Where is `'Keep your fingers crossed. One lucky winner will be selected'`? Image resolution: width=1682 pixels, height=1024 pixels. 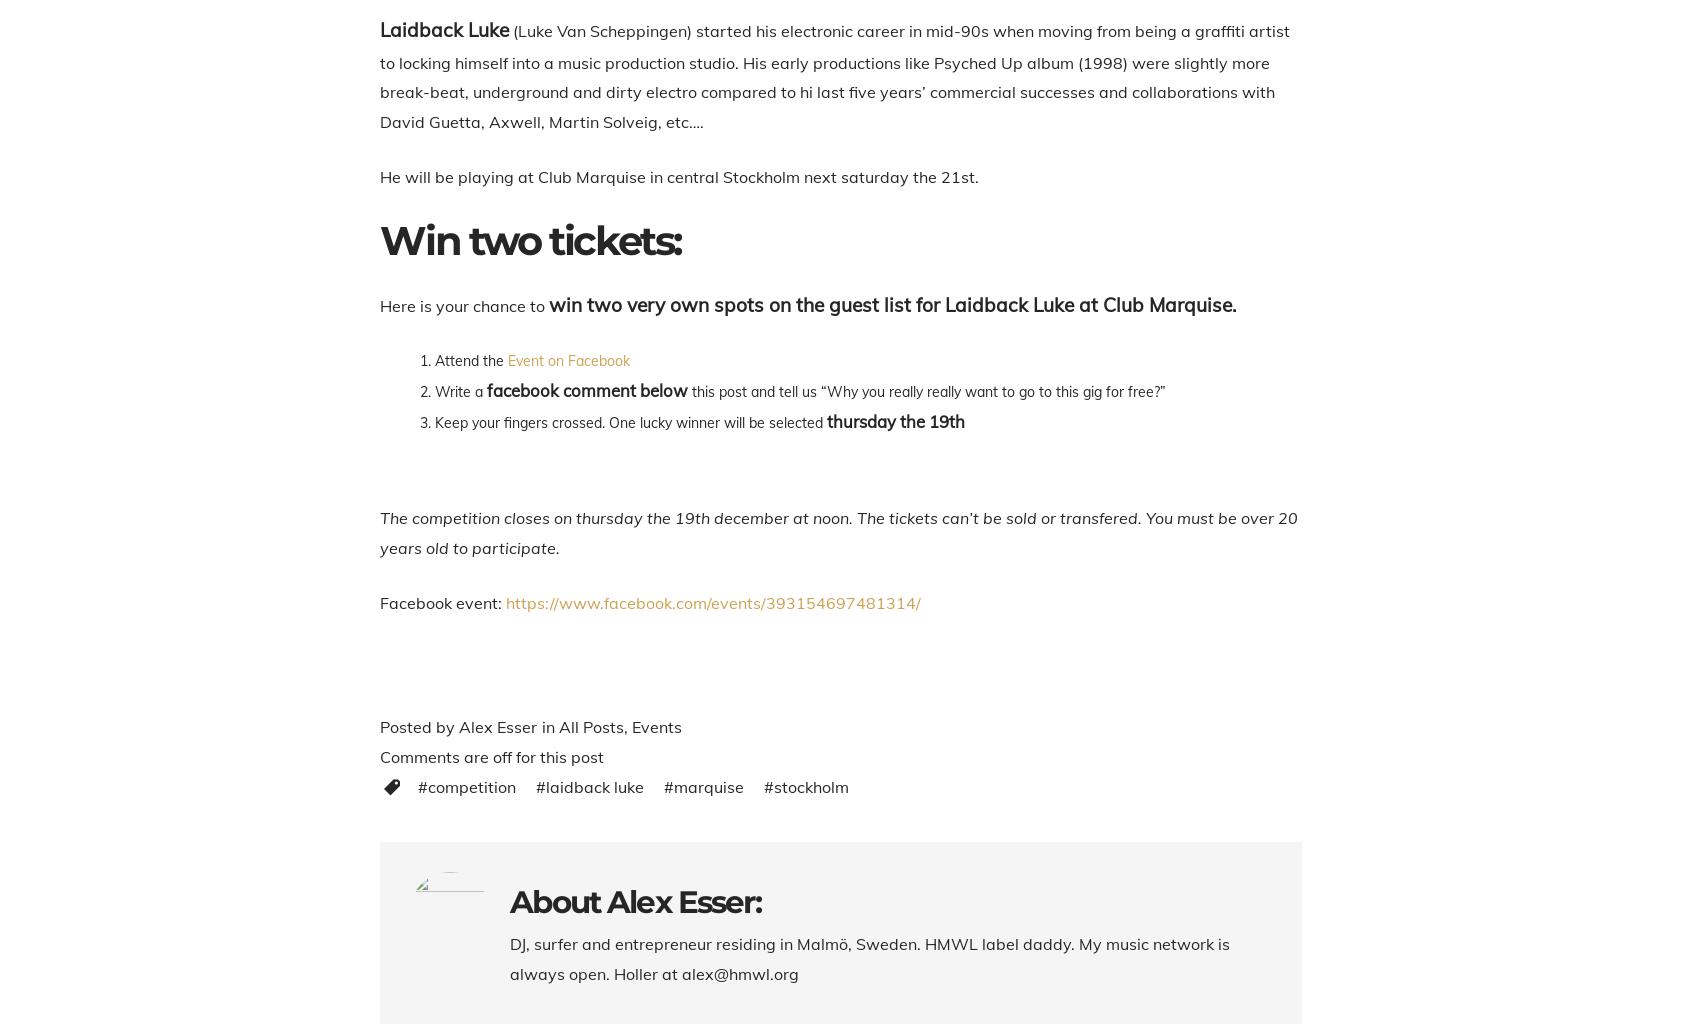 'Keep your fingers crossed. One lucky winner will be selected' is located at coordinates (434, 422).